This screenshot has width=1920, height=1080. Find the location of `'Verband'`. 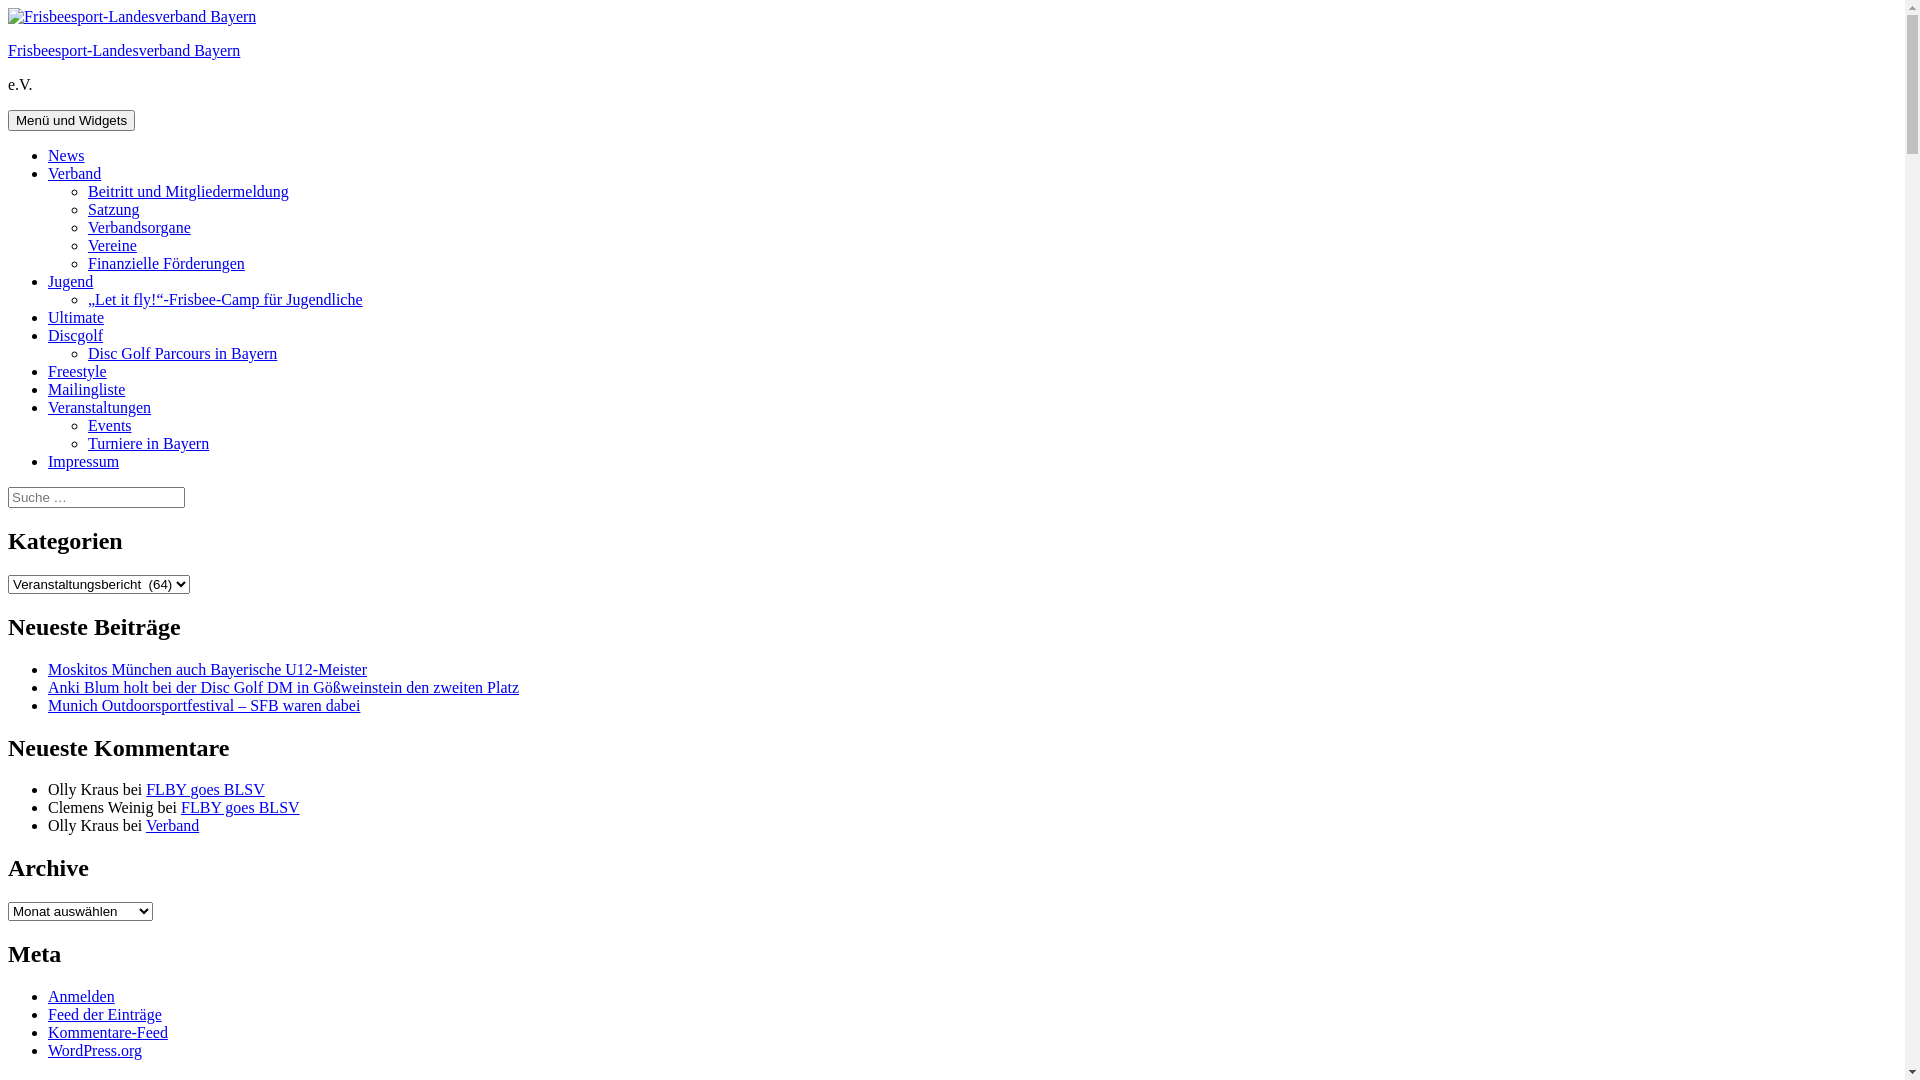

'Verband' is located at coordinates (172, 825).